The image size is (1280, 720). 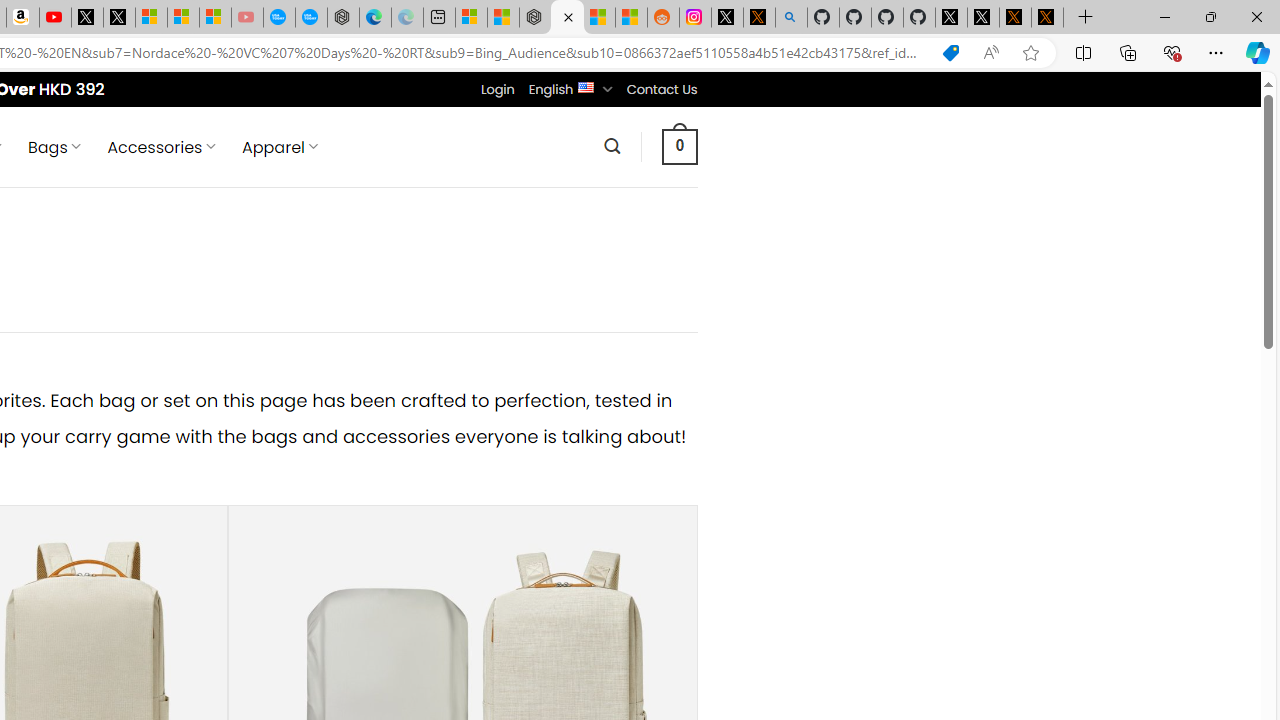 I want to click on 'X Privacy Policy', so click(x=1046, y=17).